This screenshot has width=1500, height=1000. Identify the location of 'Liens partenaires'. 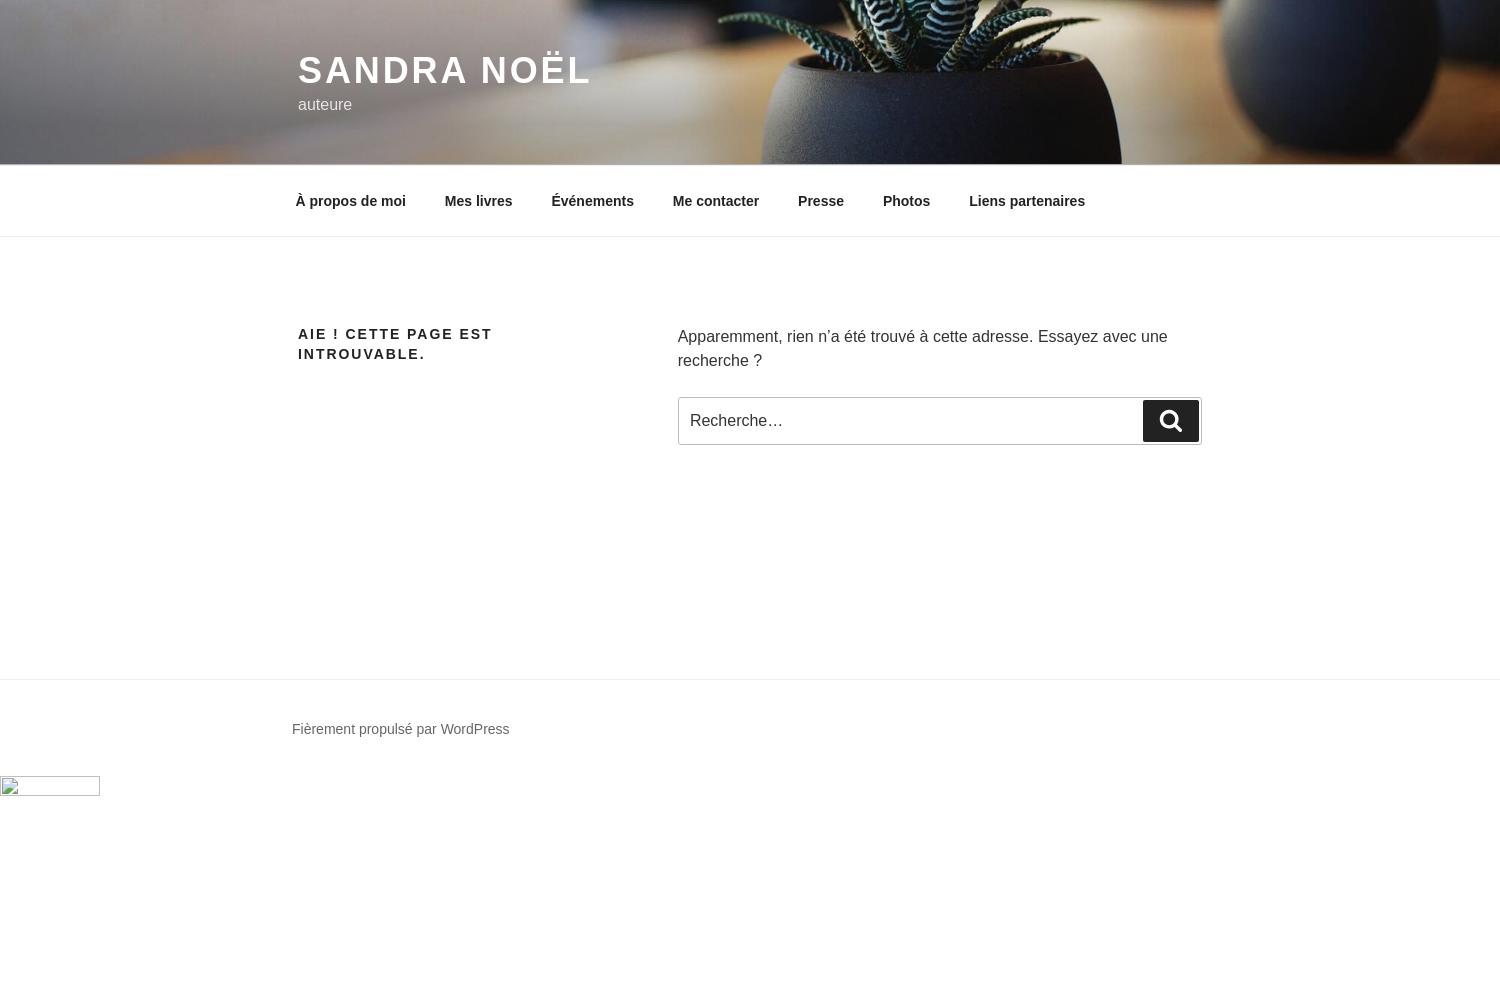
(1027, 199).